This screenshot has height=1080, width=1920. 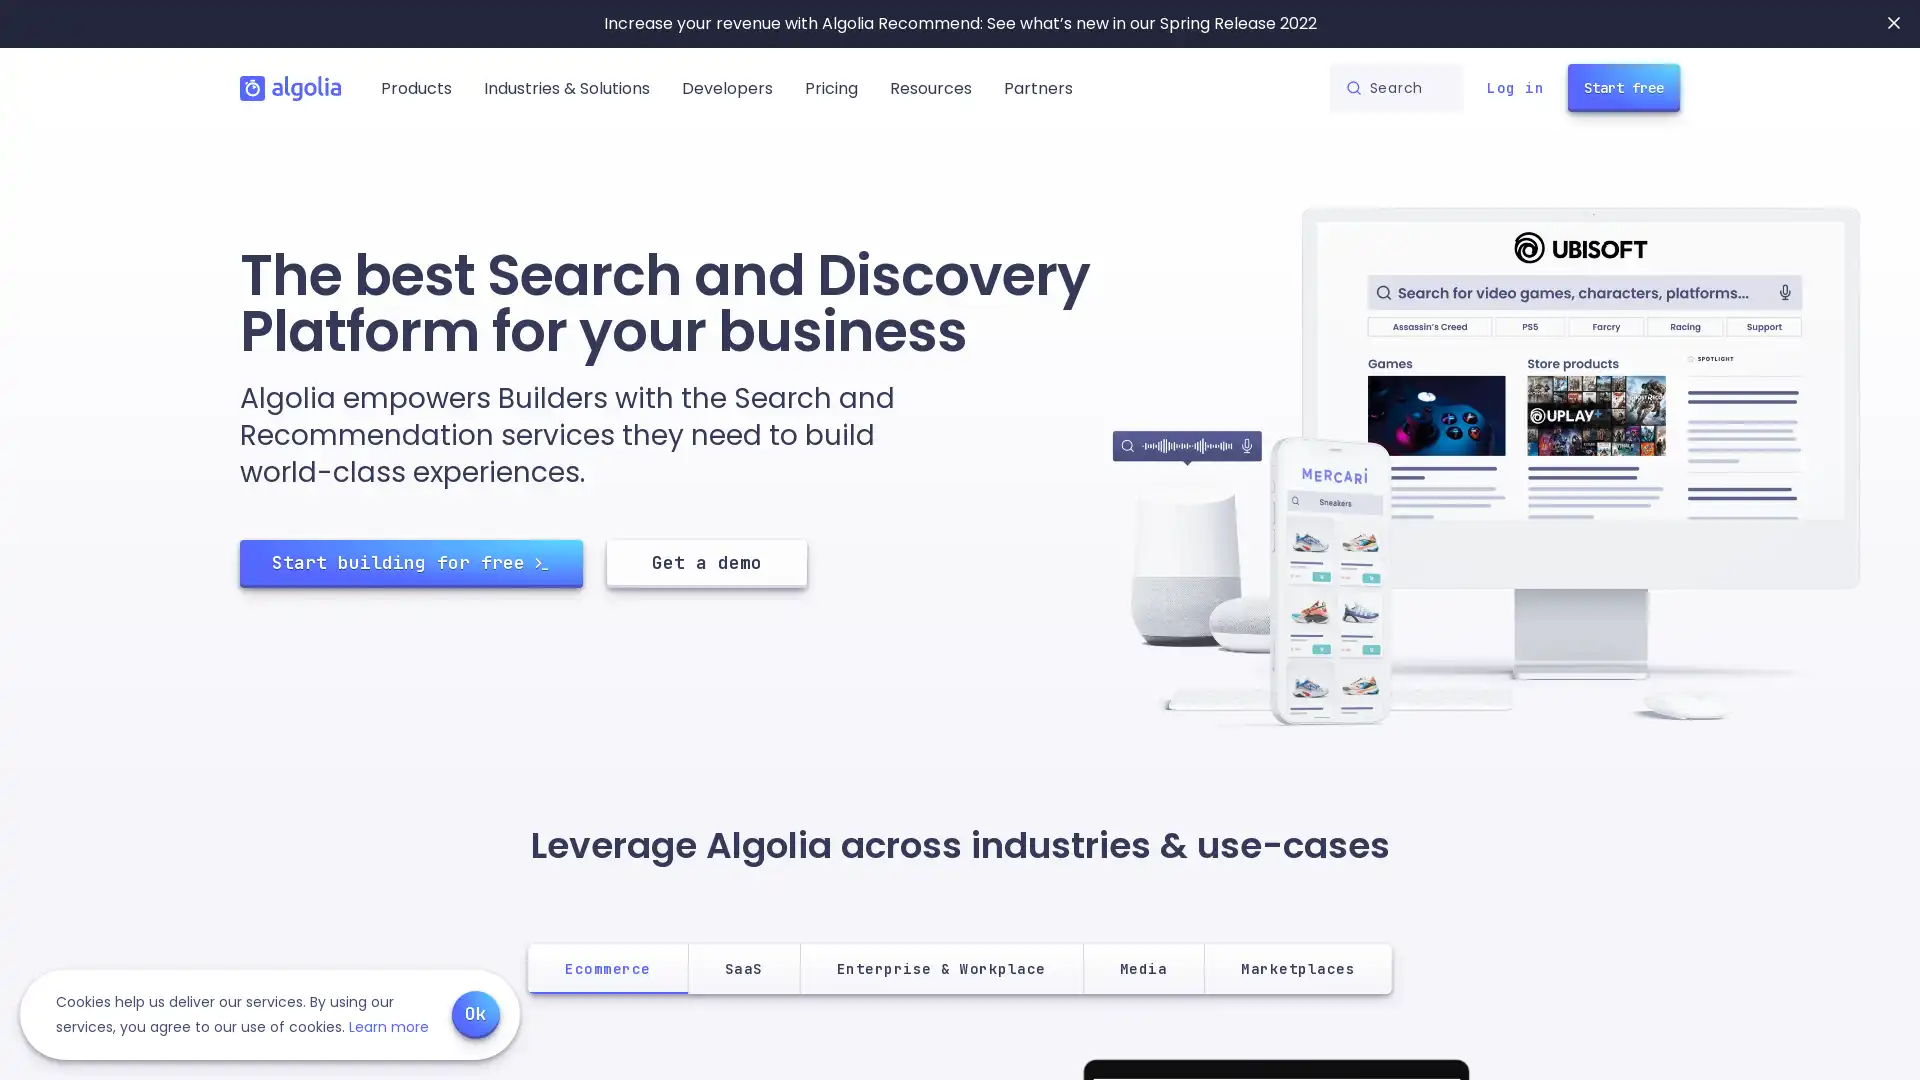 What do you see at coordinates (474, 1014) in the screenshot?
I see `Ok` at bounding box center [474, 1014].